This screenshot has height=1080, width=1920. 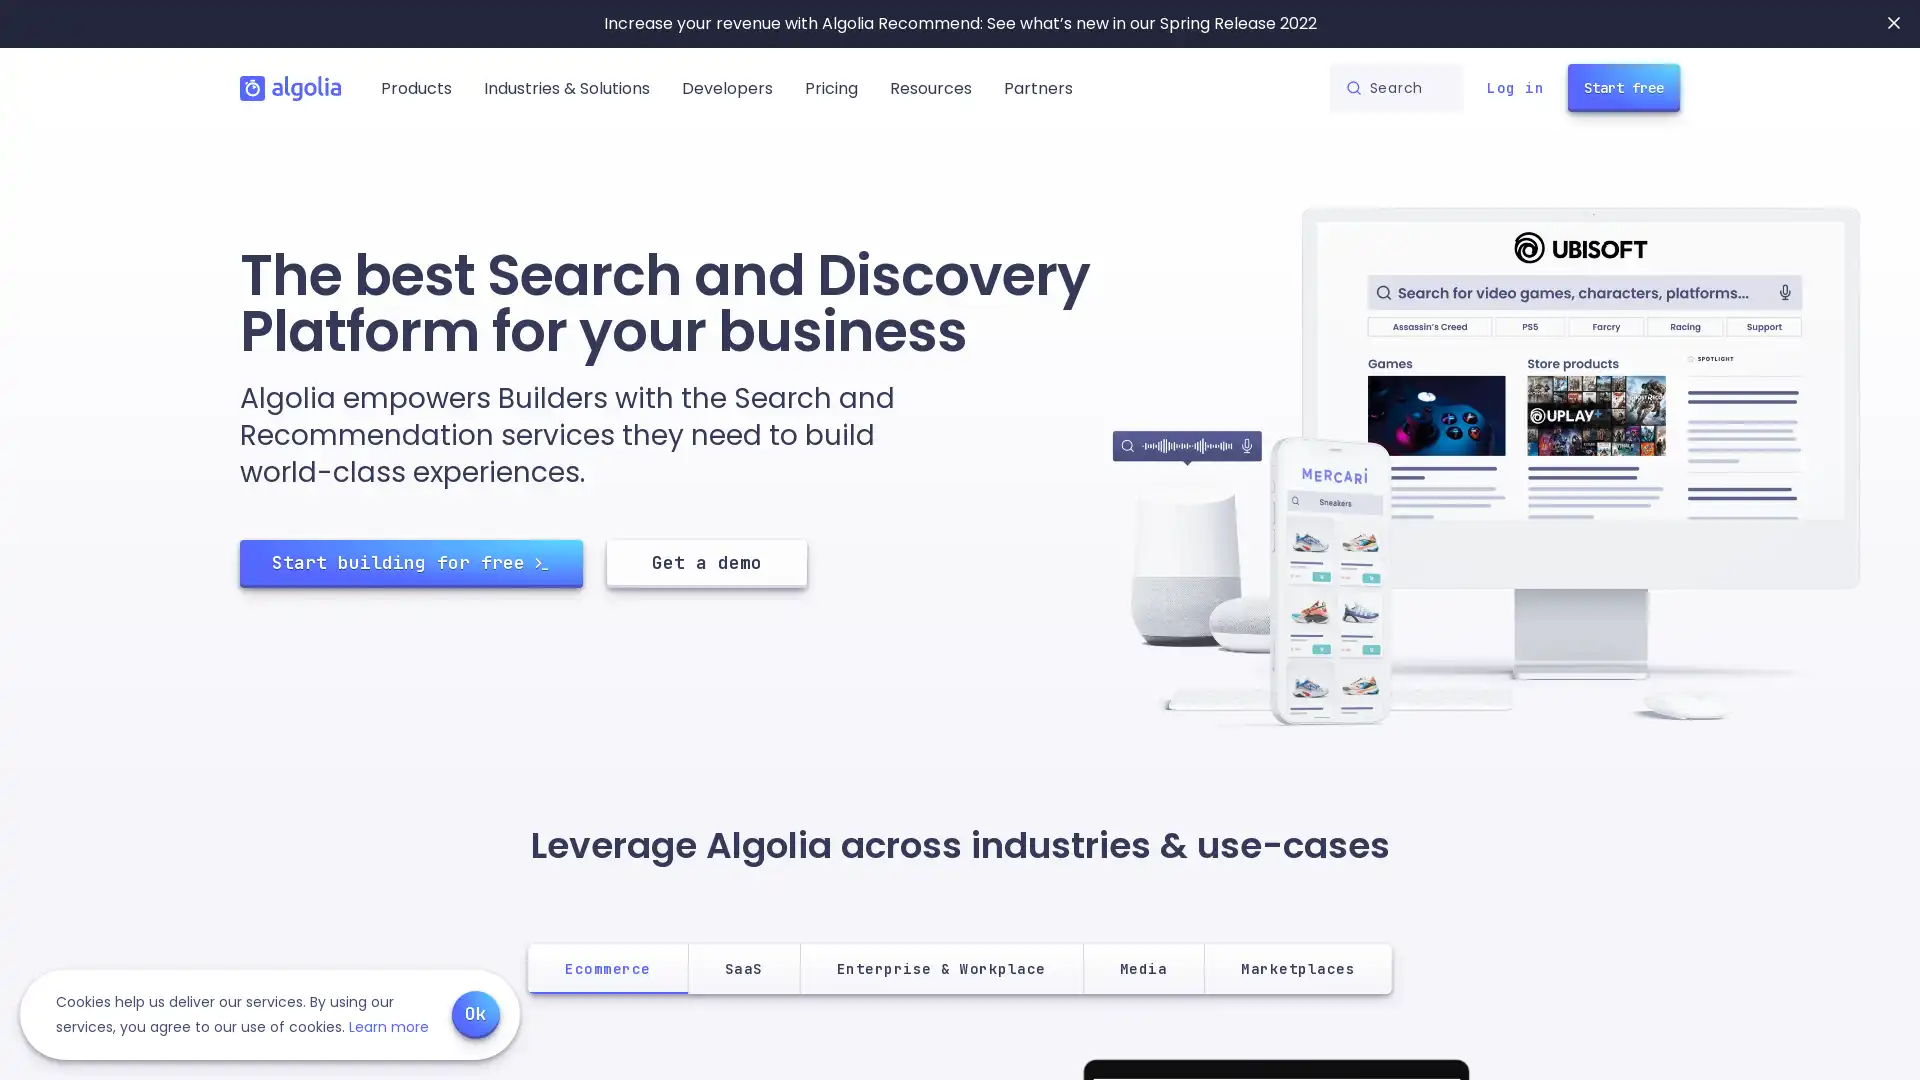 What do you see at coordinates (474, 1014) in the screenshot?
I see `Ok` at bounding box center [474, 1014].